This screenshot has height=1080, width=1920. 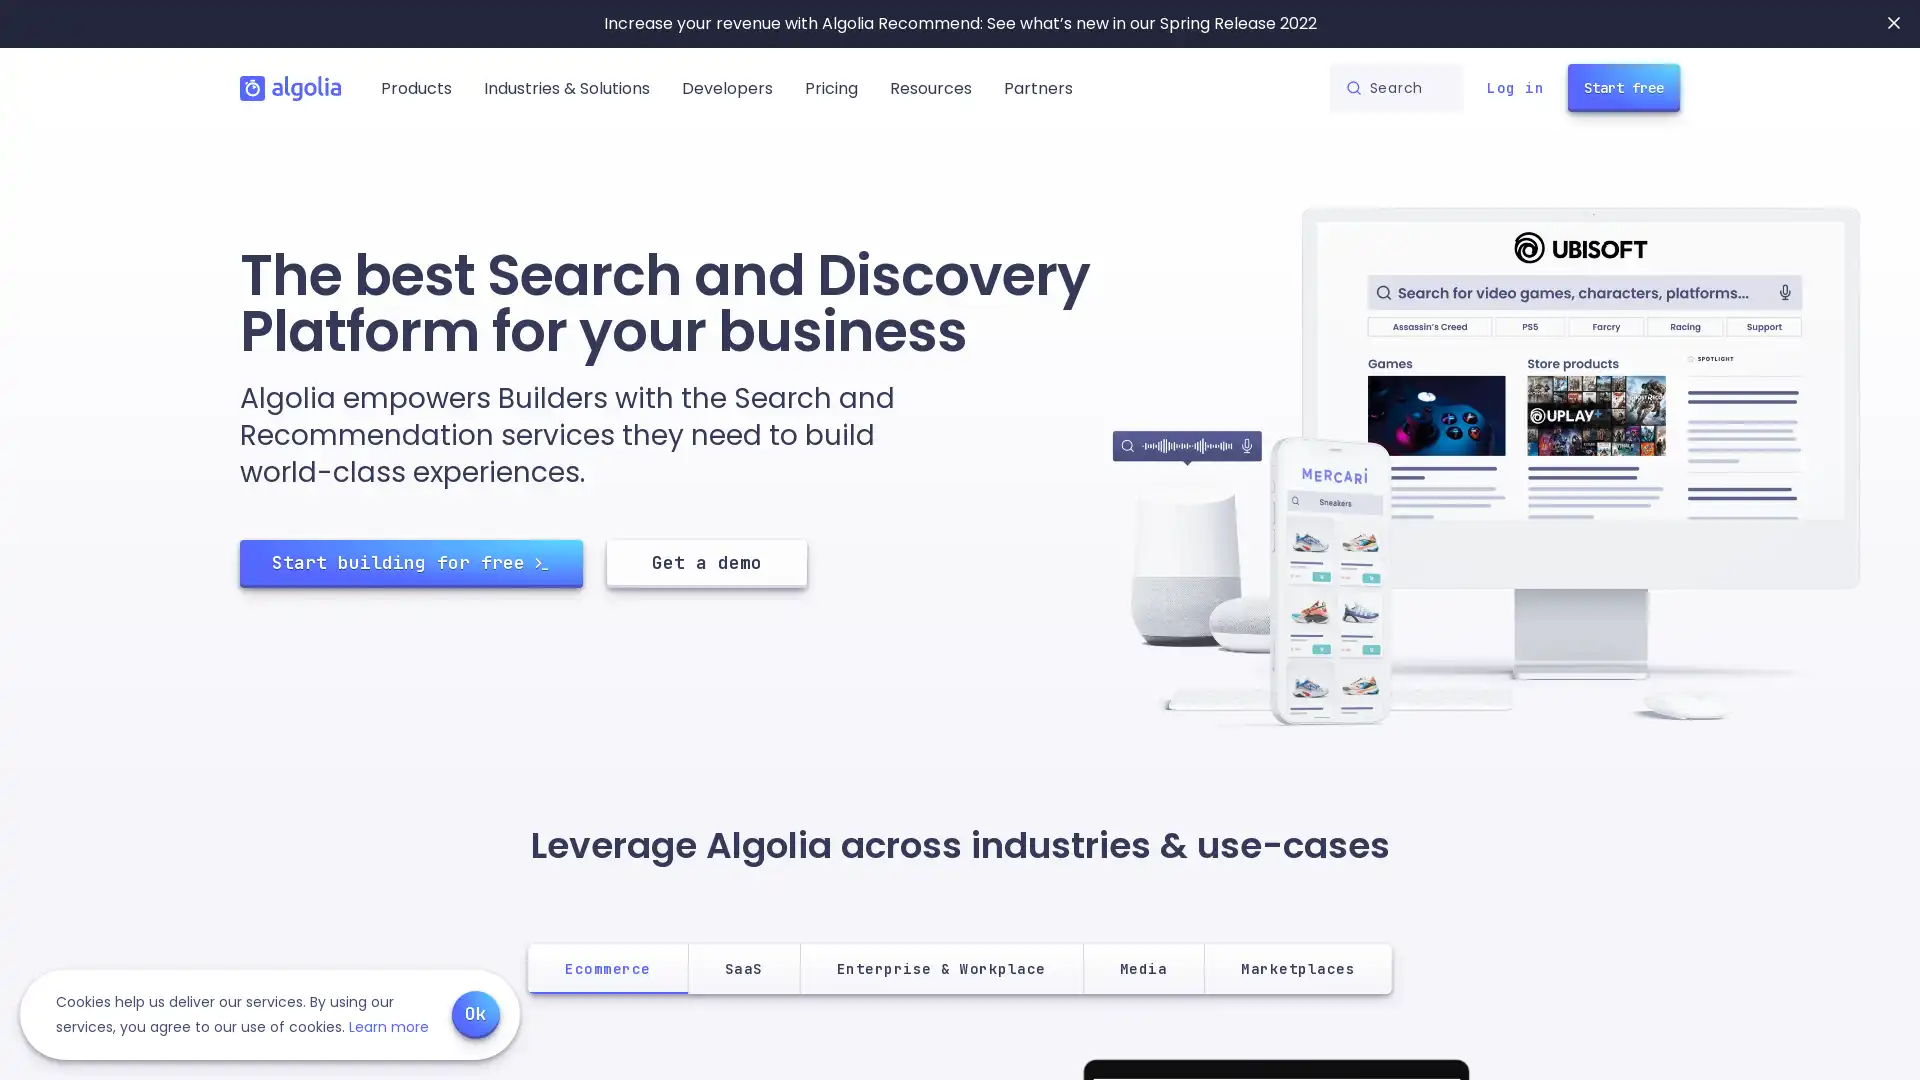 What do you see at coordinates (474, 1014) in the screenshot?
I see `Ok` at bounding box center [474, 1014].